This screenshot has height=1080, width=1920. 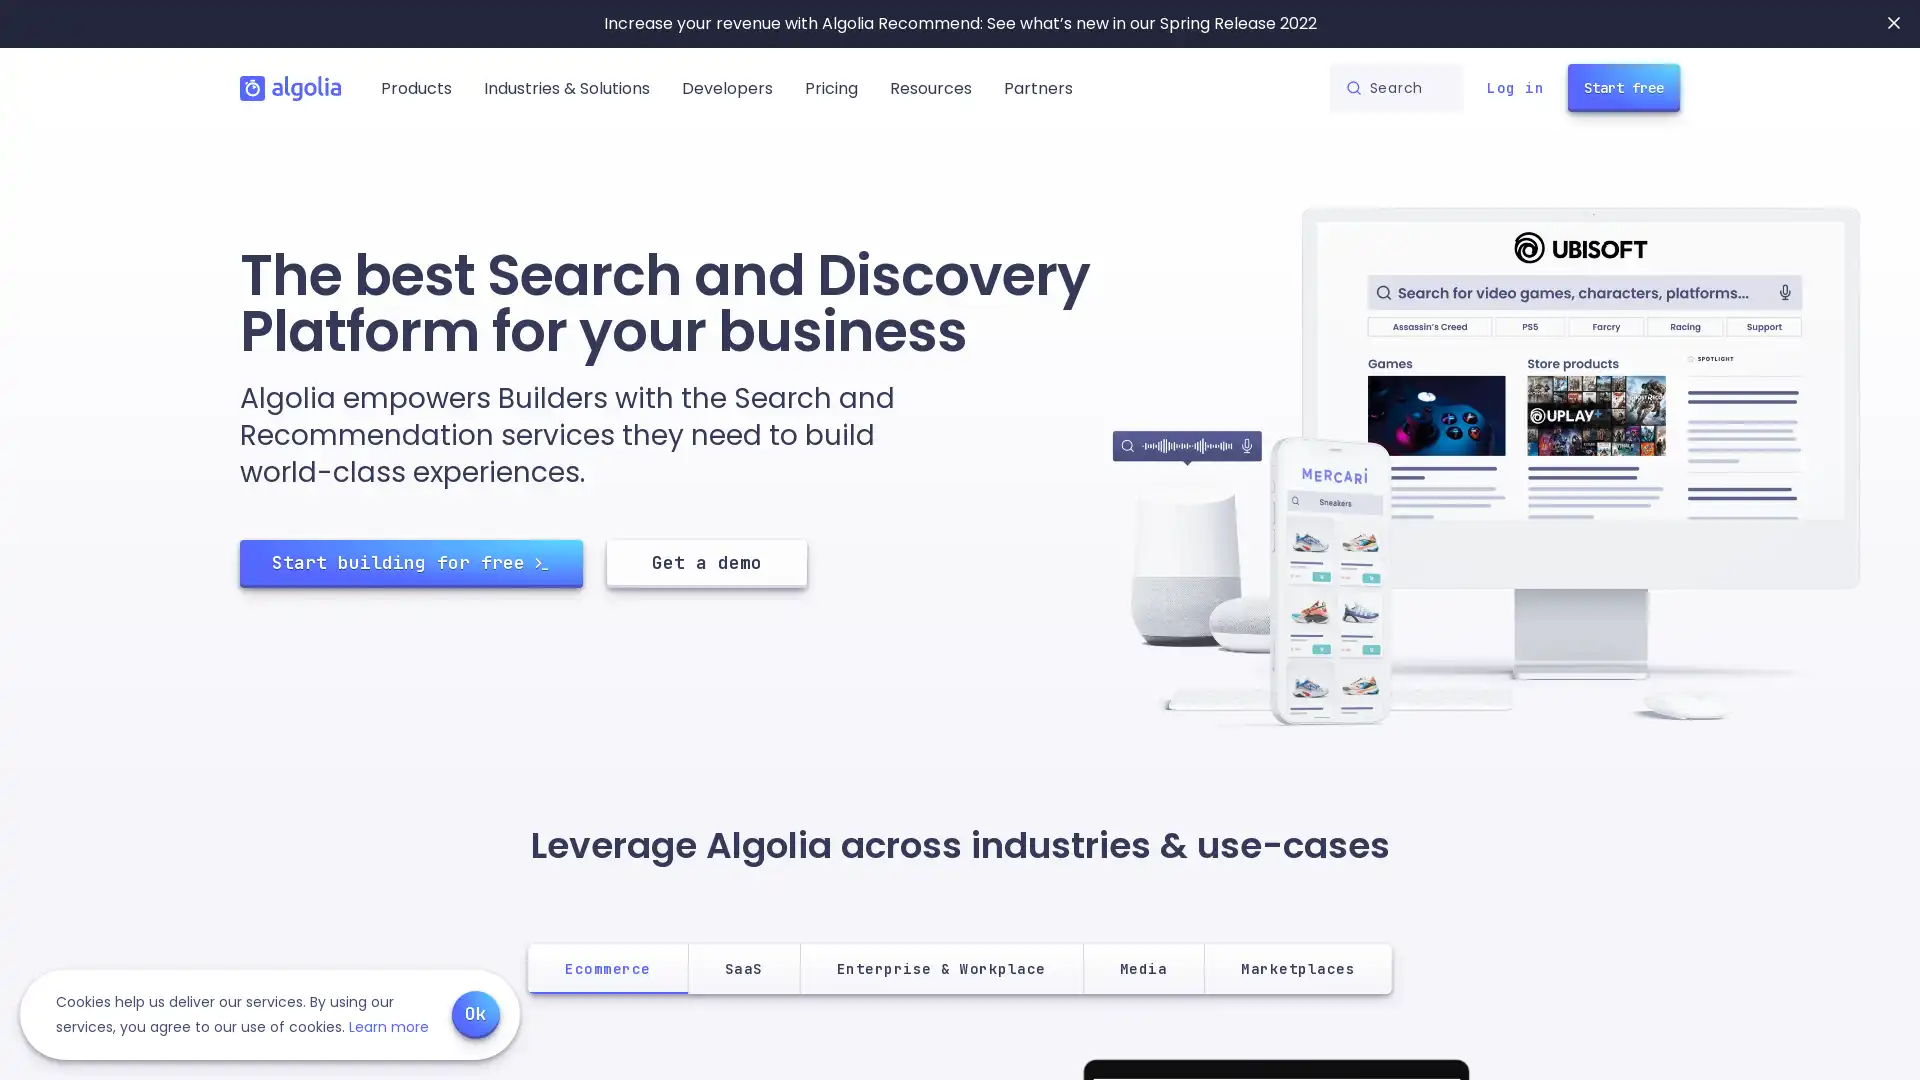 What do you see at coordinates (474, 1014) in the screenshot?
I see `Ok` at bounding box center [474, 1014].